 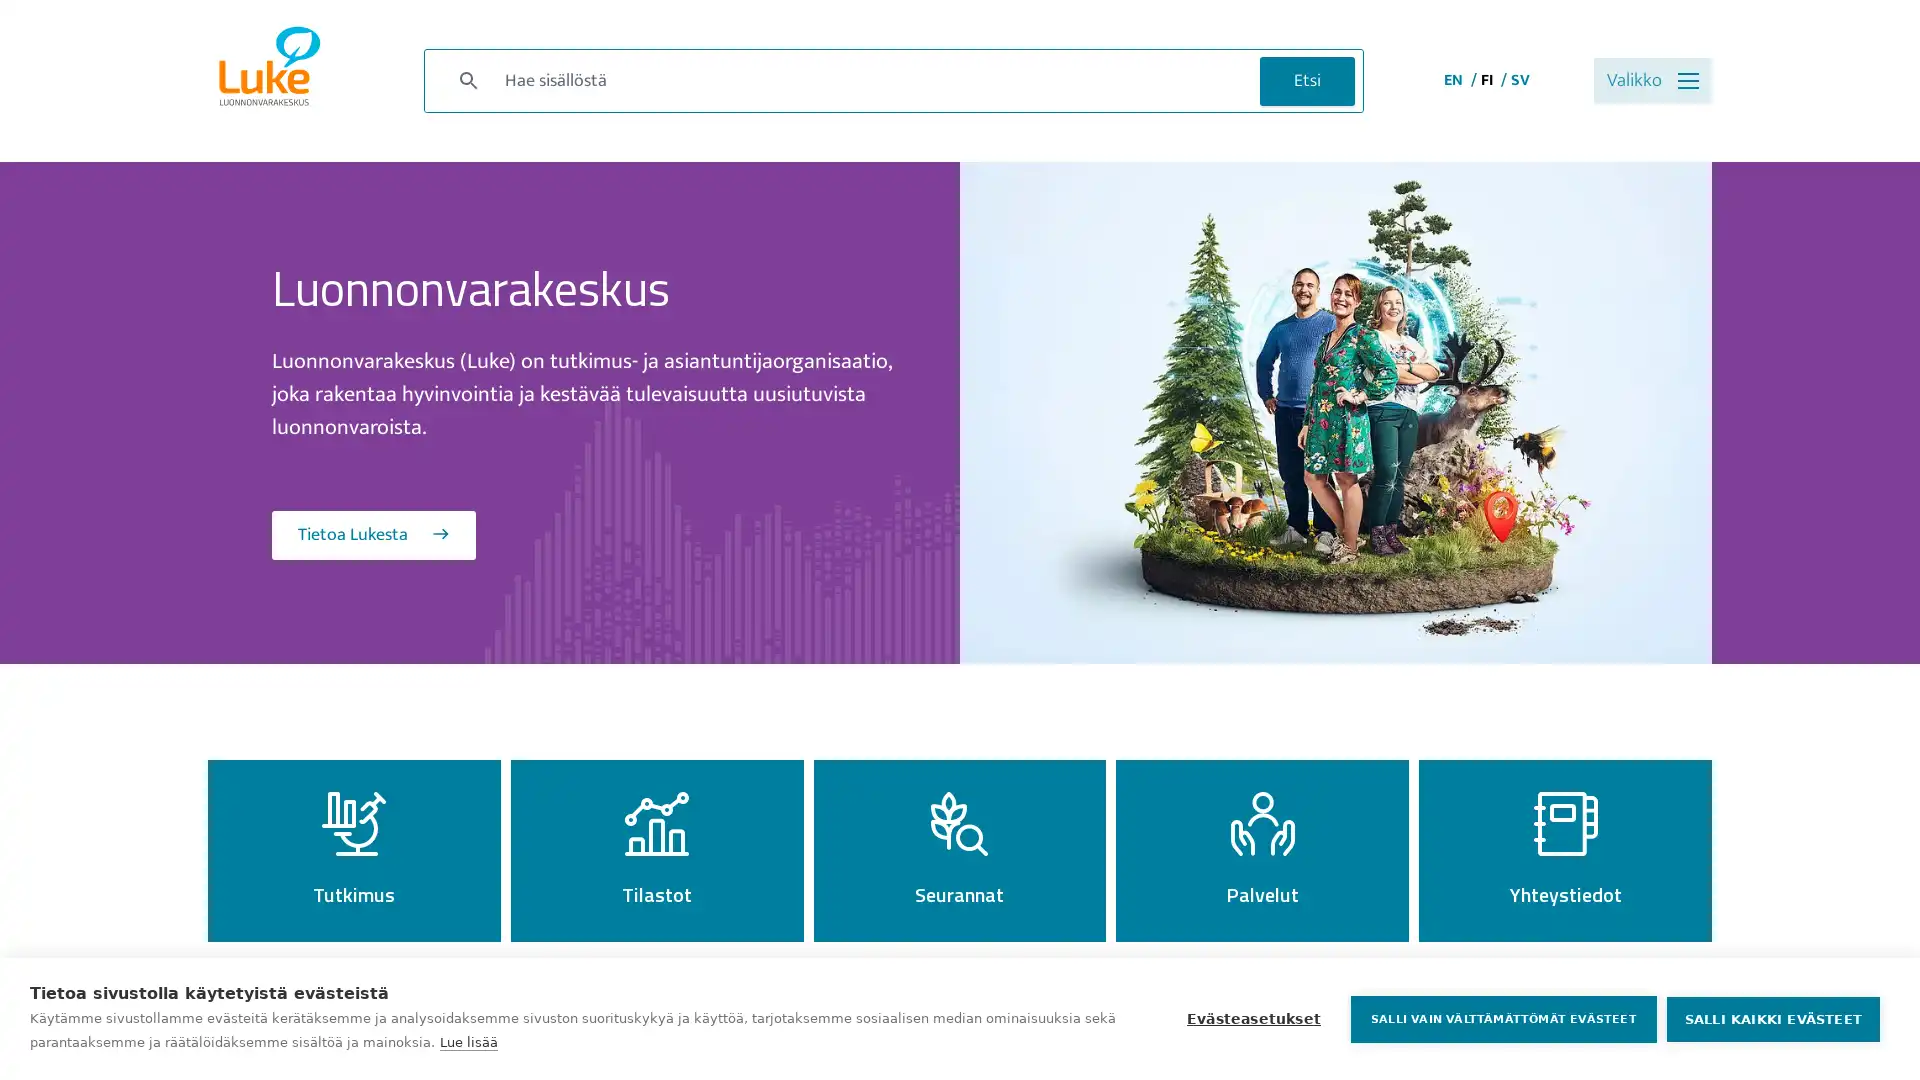 I want to click on SALLI KAIKKI EVASTEET, so click(x=1772, y=1018).